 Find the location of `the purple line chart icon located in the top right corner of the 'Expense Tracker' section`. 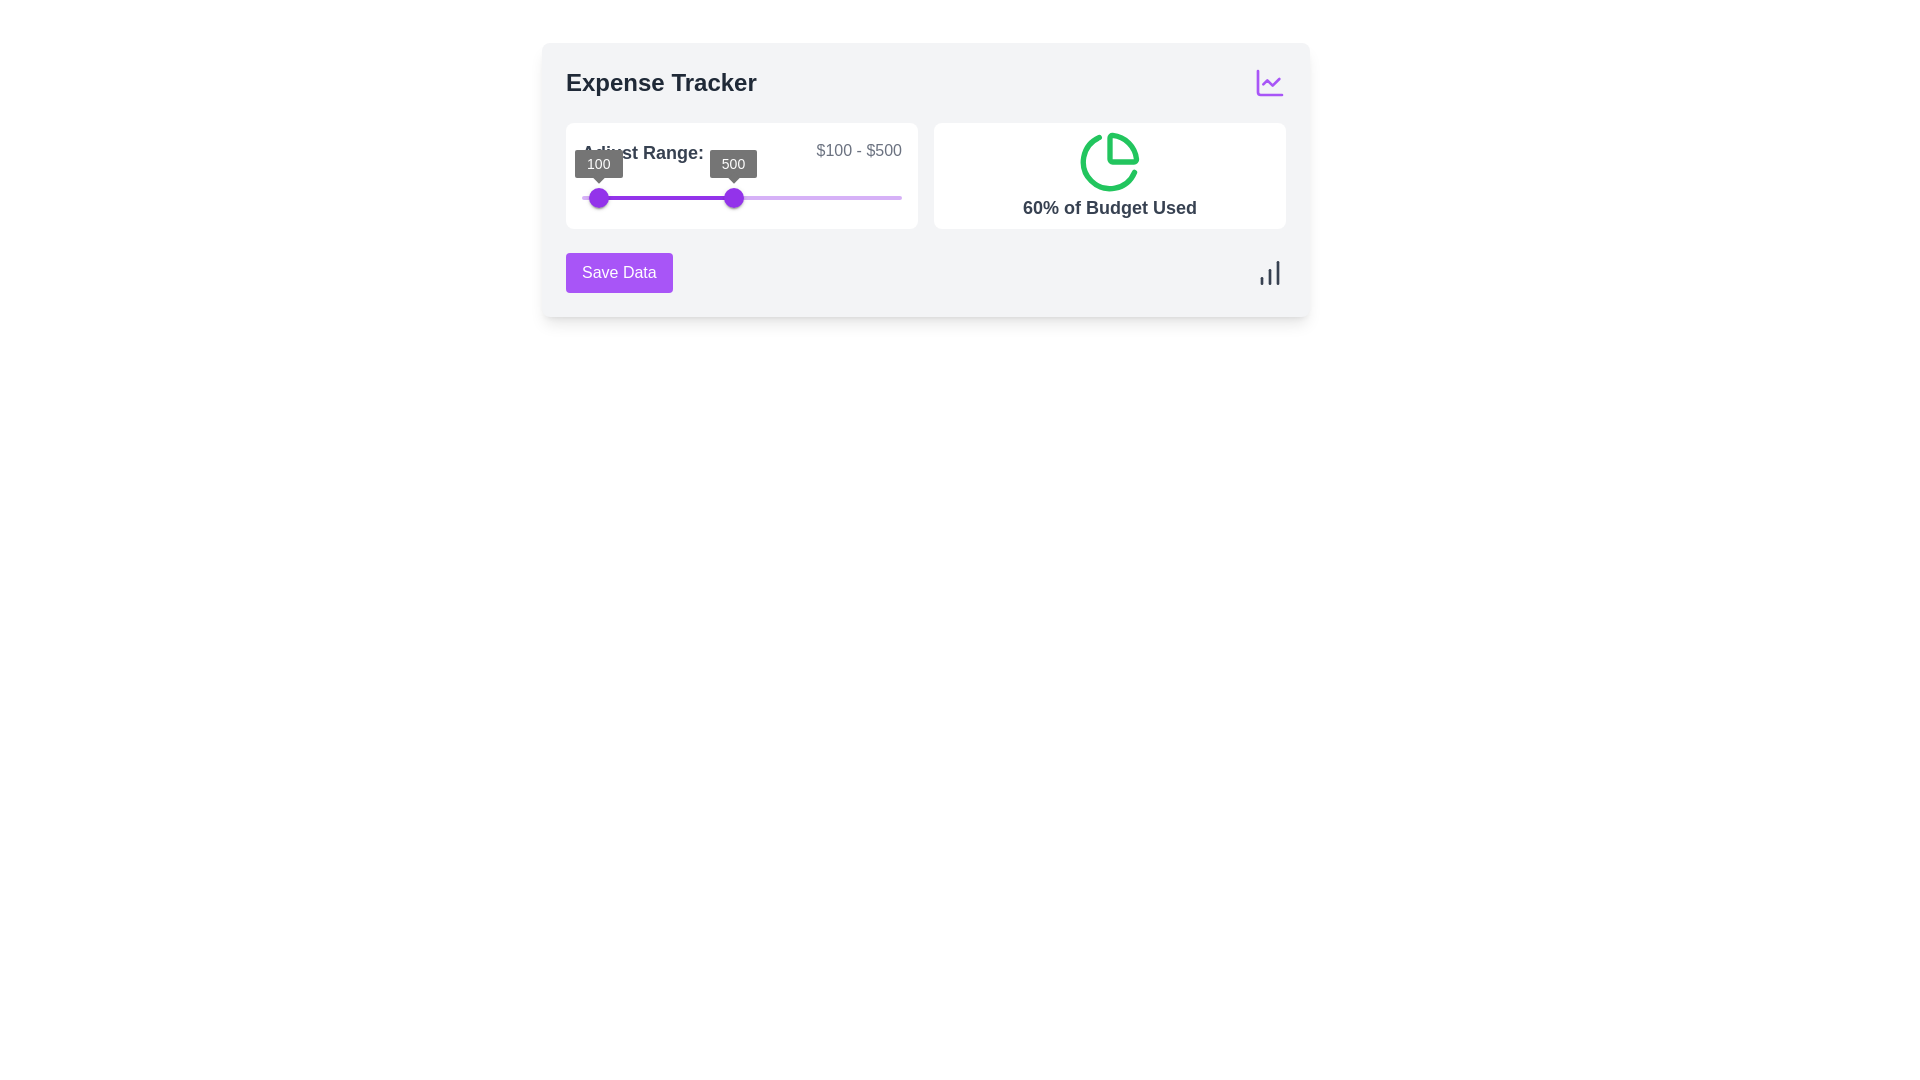

the purple line chart icon located in the top right corner of the 'Expense Tracker' section is located at coordinates (1269, 82).